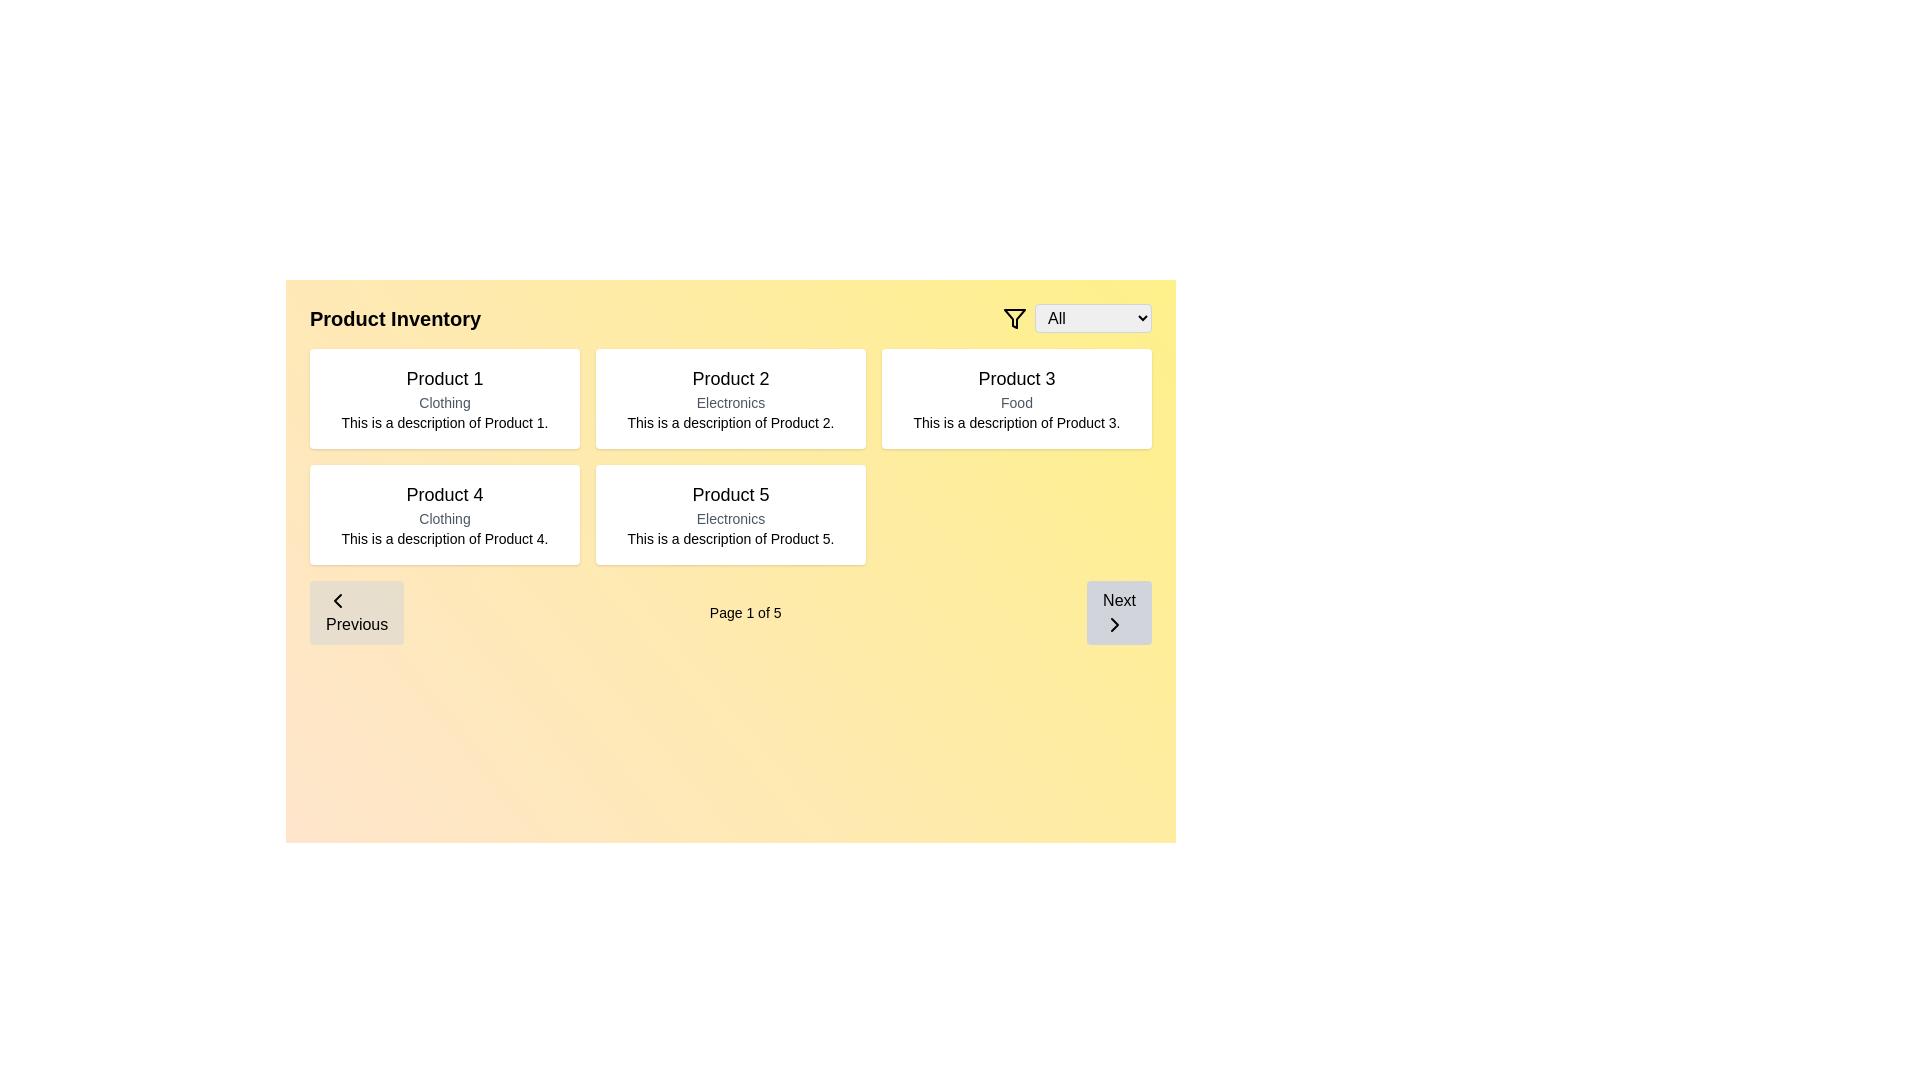 The height and width of the screenshot is (1080, 1920). Describe the element at coordinates (1017, 422) in the screenshot. I see `the descriptive text element that provides information about 'Product 3', located below the 'Food' label and title 'Product 3' in the upper-right corner of the grid layout` at that location.